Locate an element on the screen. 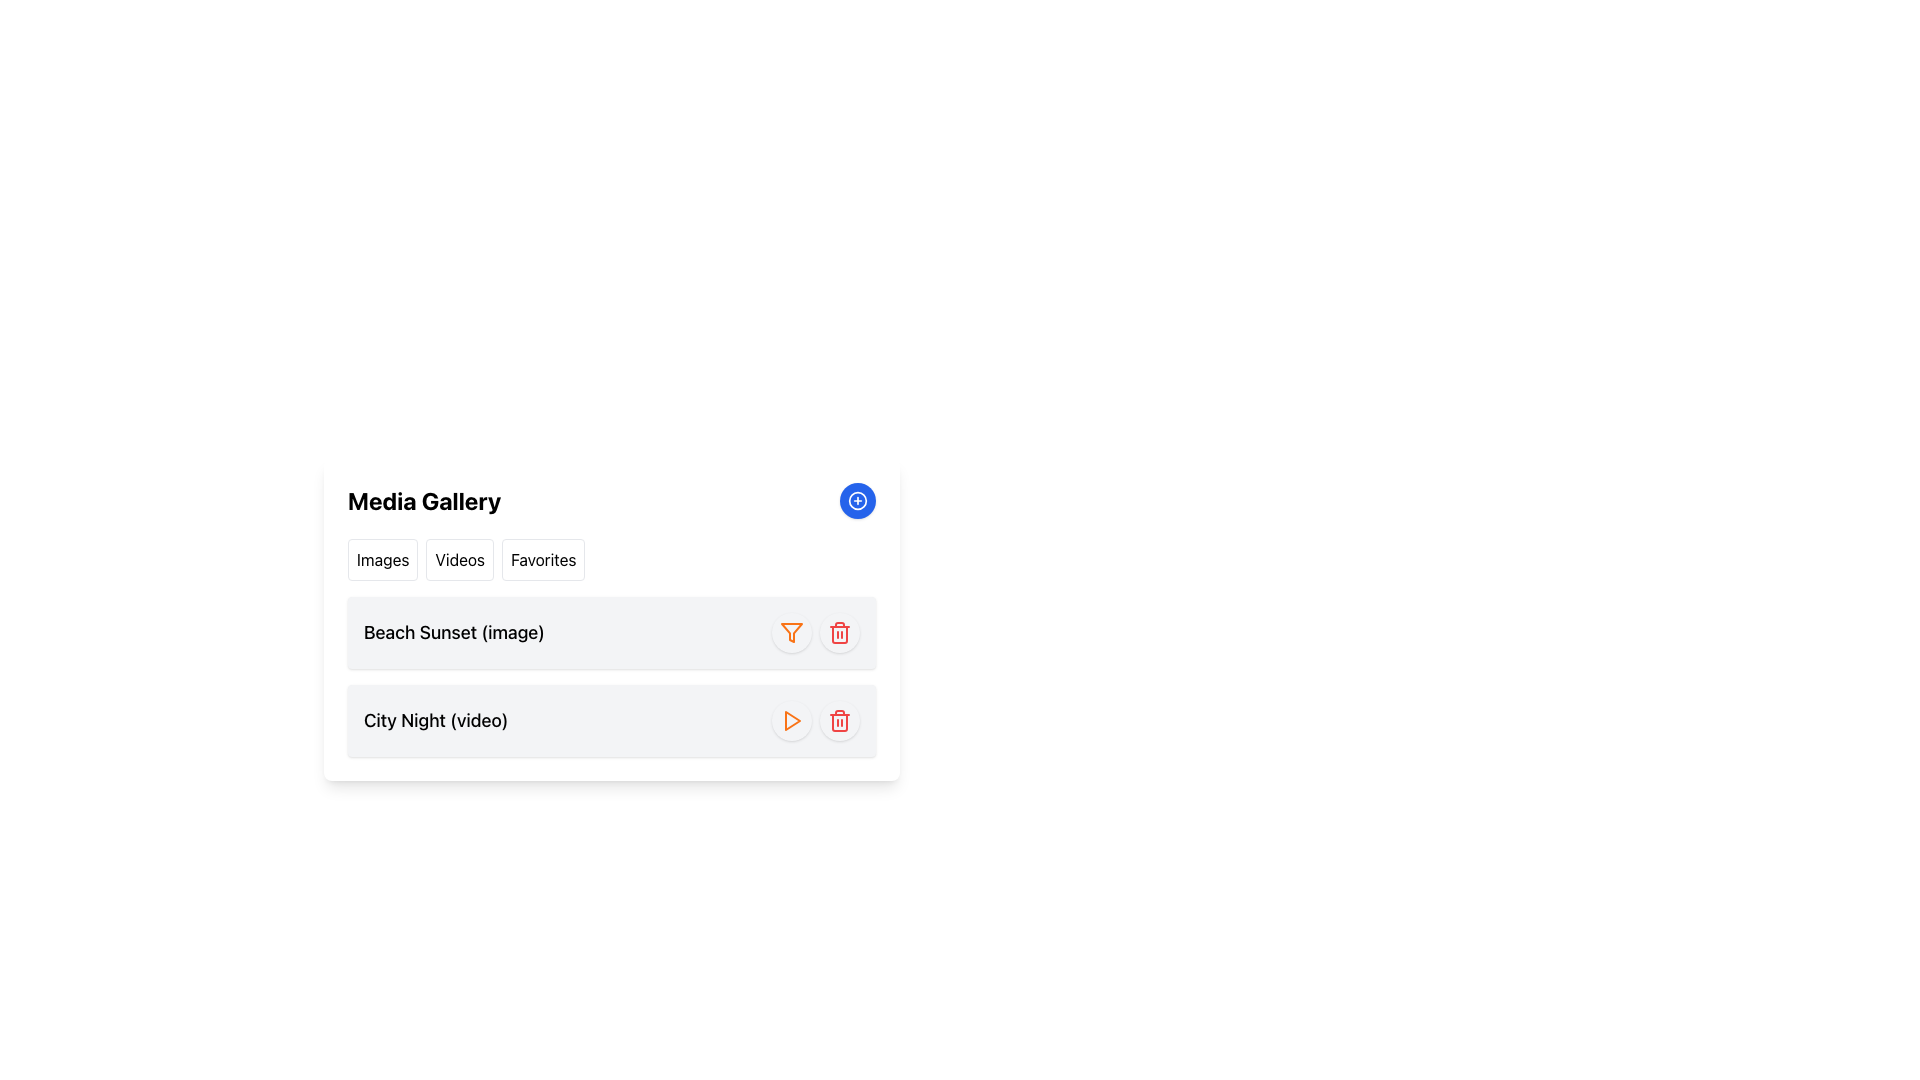  the second item in the vertical list of the 'Media Gallery' section is located at coordinates (610, 676).